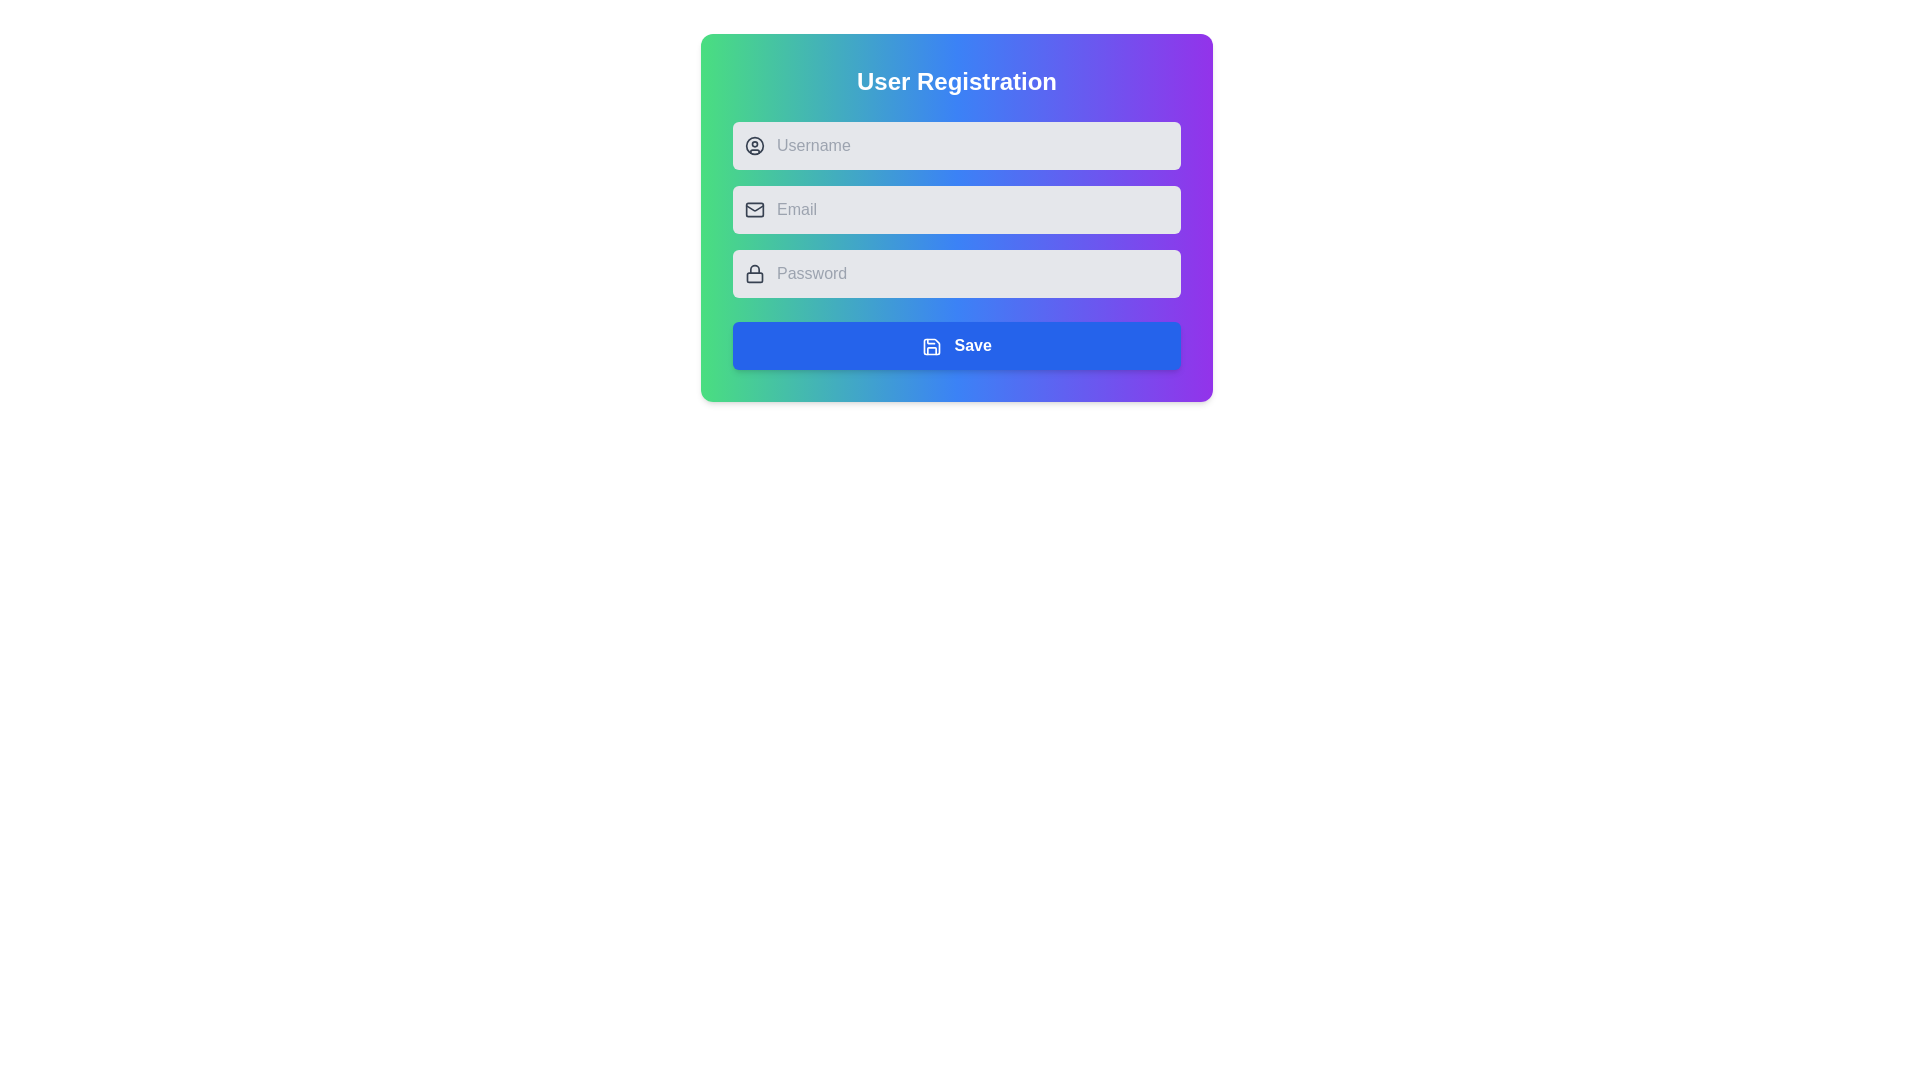 The image size is (1920, 1080). Describe the element at coordinates (955, 273) in the screenshot. I see `the Password Input Field located in the User Registration form to focus on it` at that location.